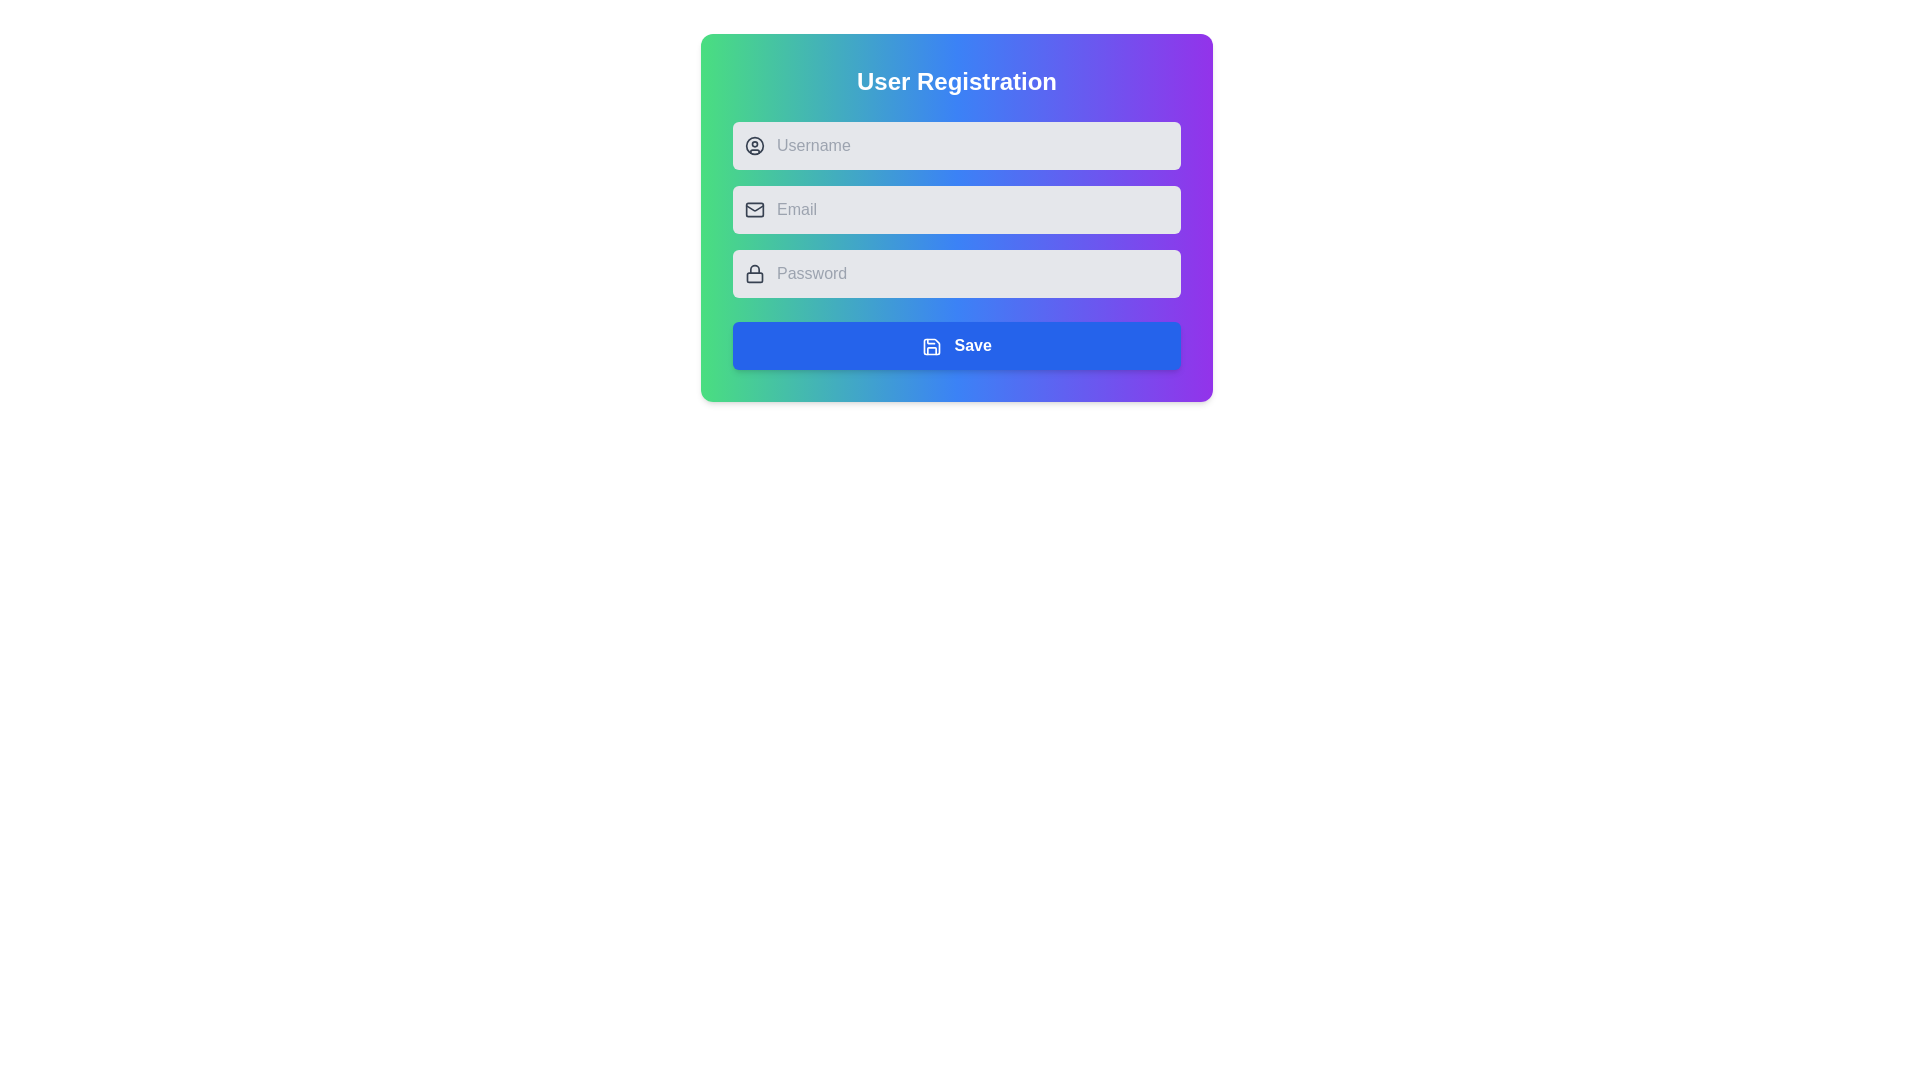 The image size is (1920, 1080). Describe the element at coordinates (955, 273) in the screenshot. I see `the Password Input Field located in the User Registration form to focus on it` at that location.